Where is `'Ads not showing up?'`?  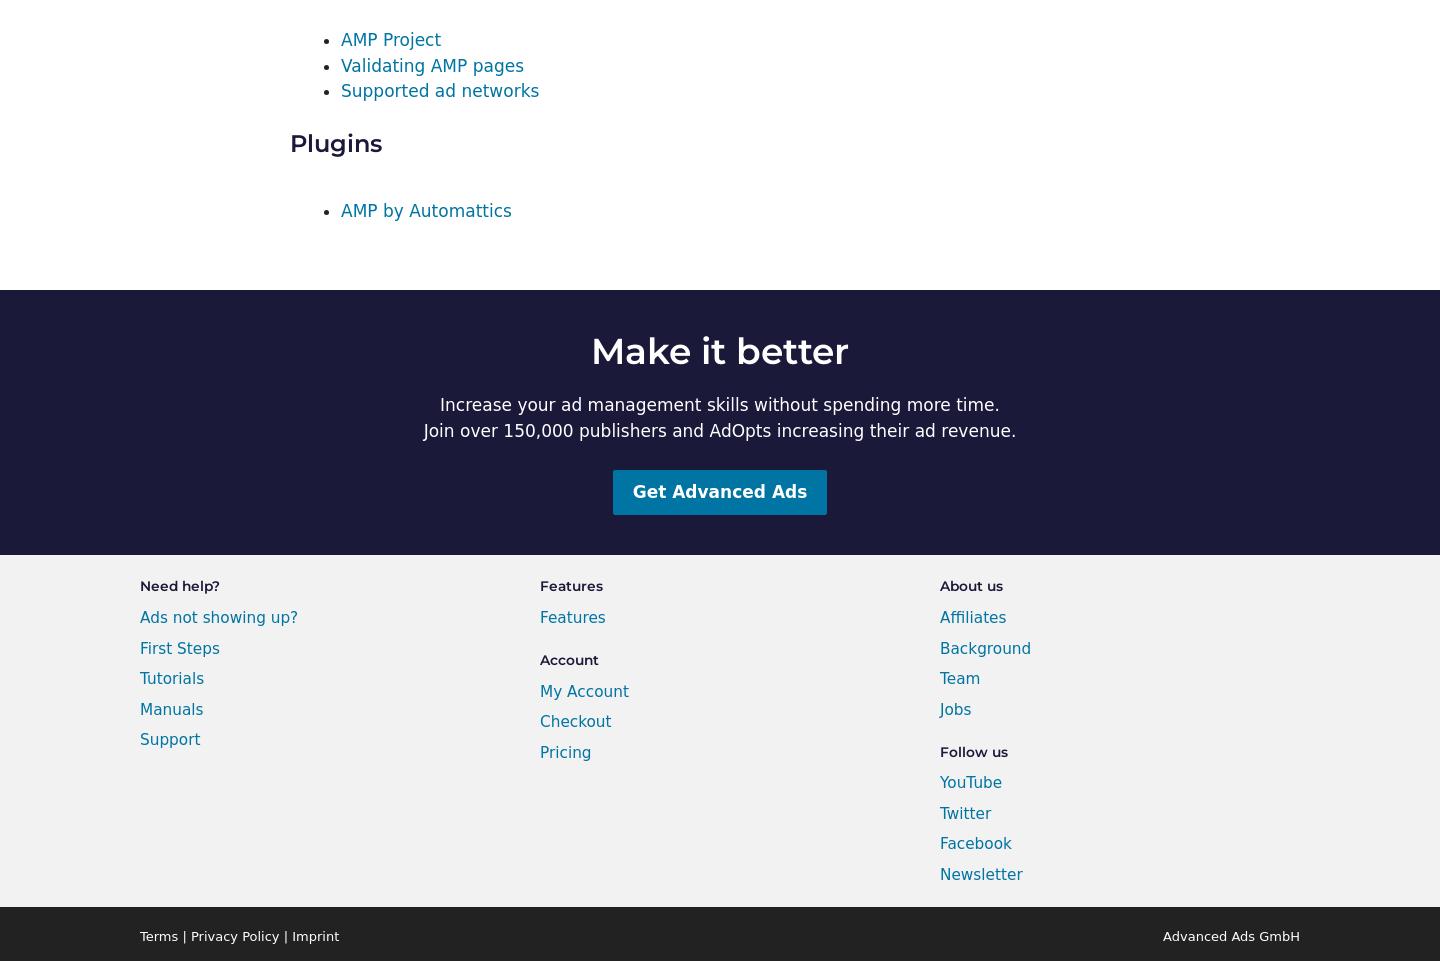 'Ads not showing up?' is located at coordinates (219, 618).